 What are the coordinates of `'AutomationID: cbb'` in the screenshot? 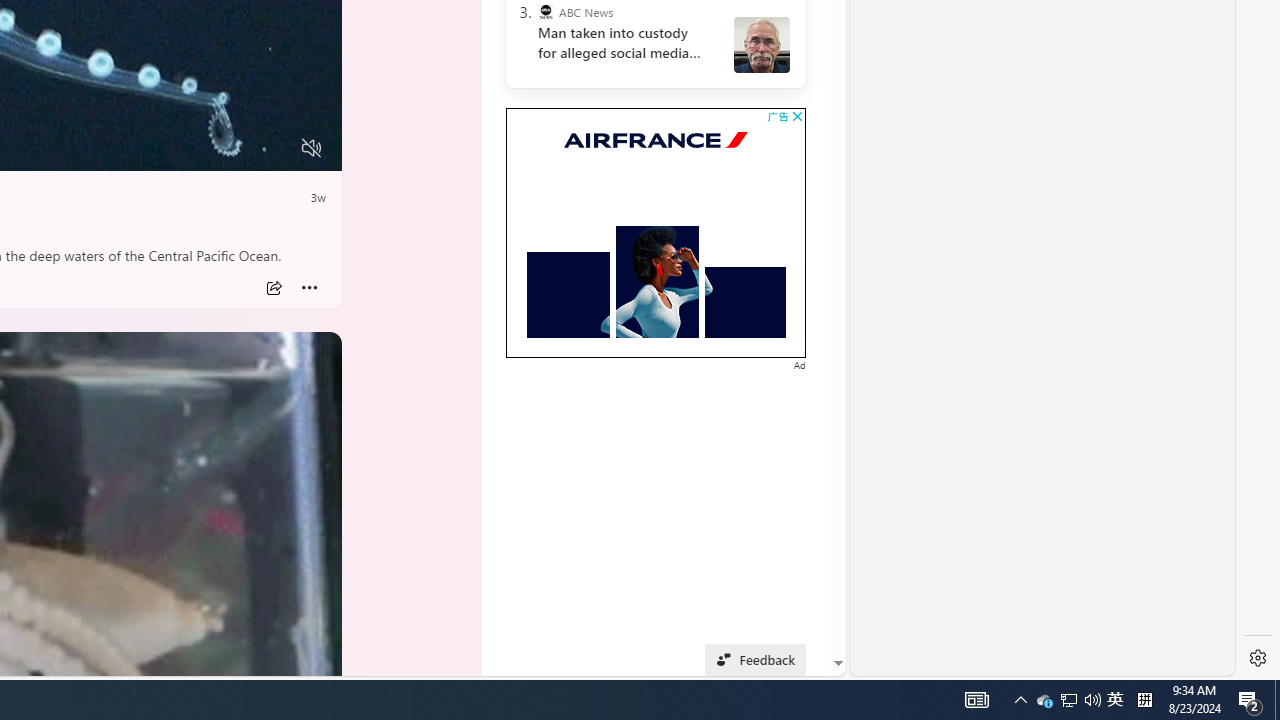 It's located at (796, 116).